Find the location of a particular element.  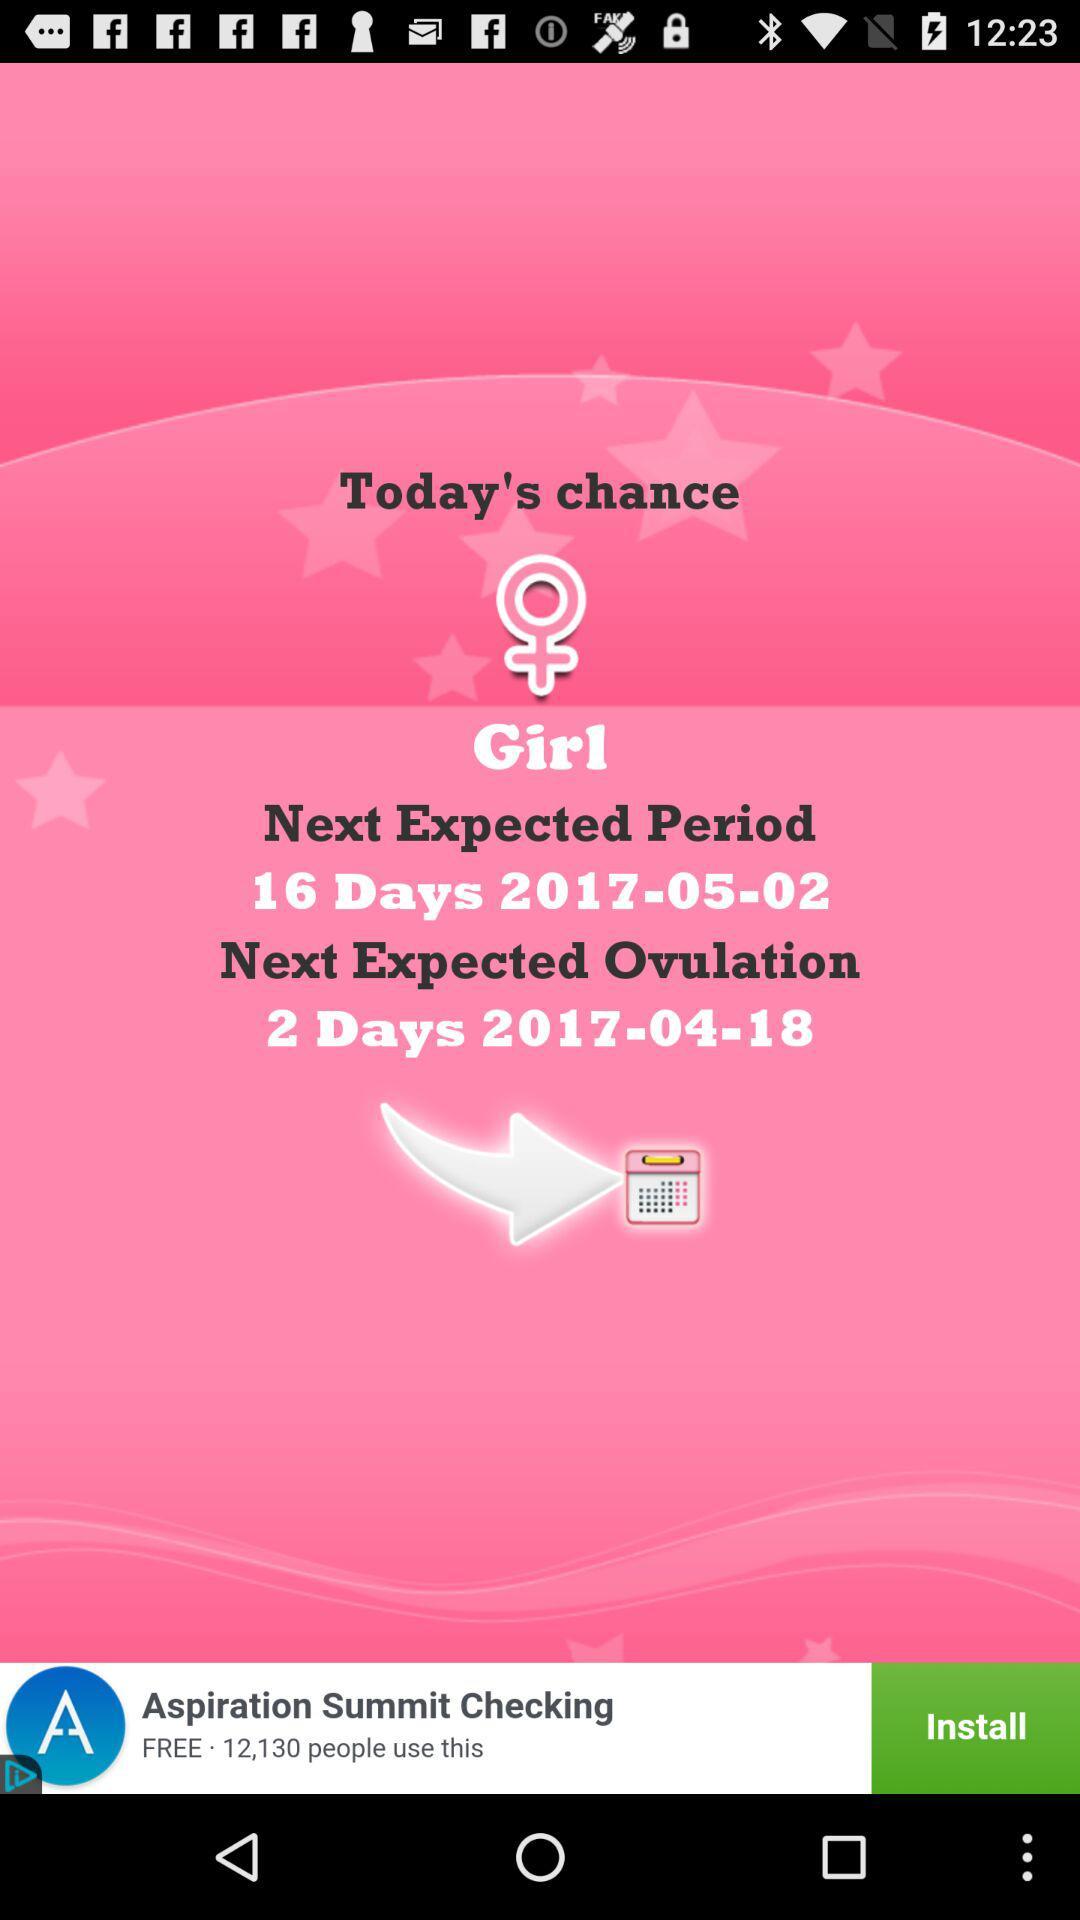

open advertisement is located at coordinates (540, 1727).